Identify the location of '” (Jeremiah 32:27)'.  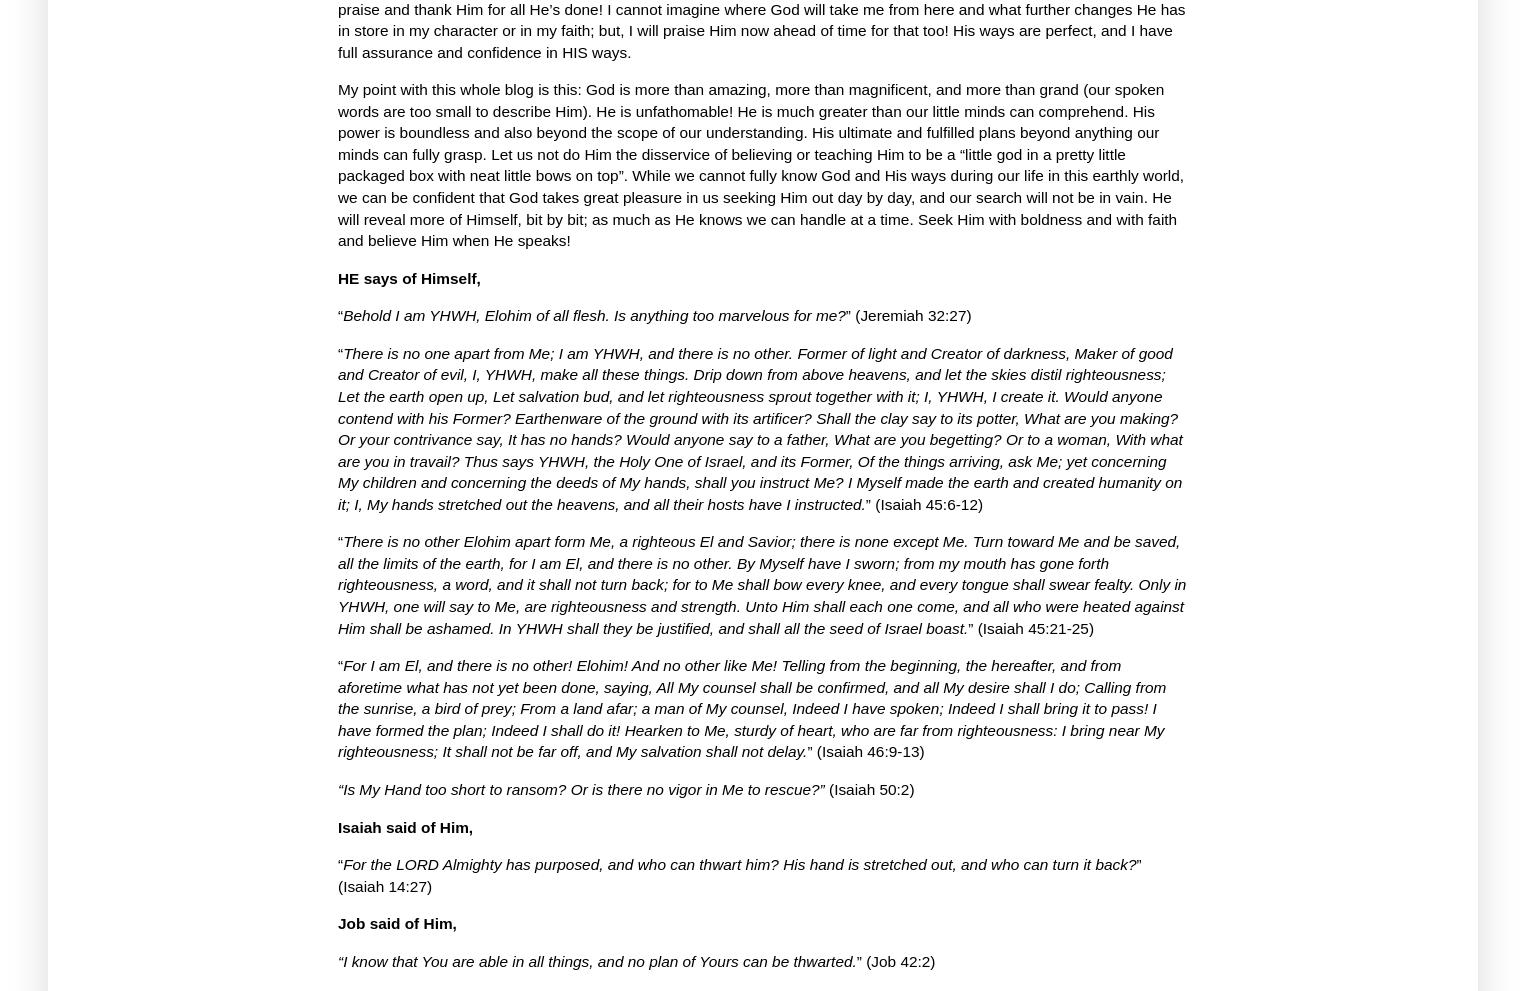
(907, 314).